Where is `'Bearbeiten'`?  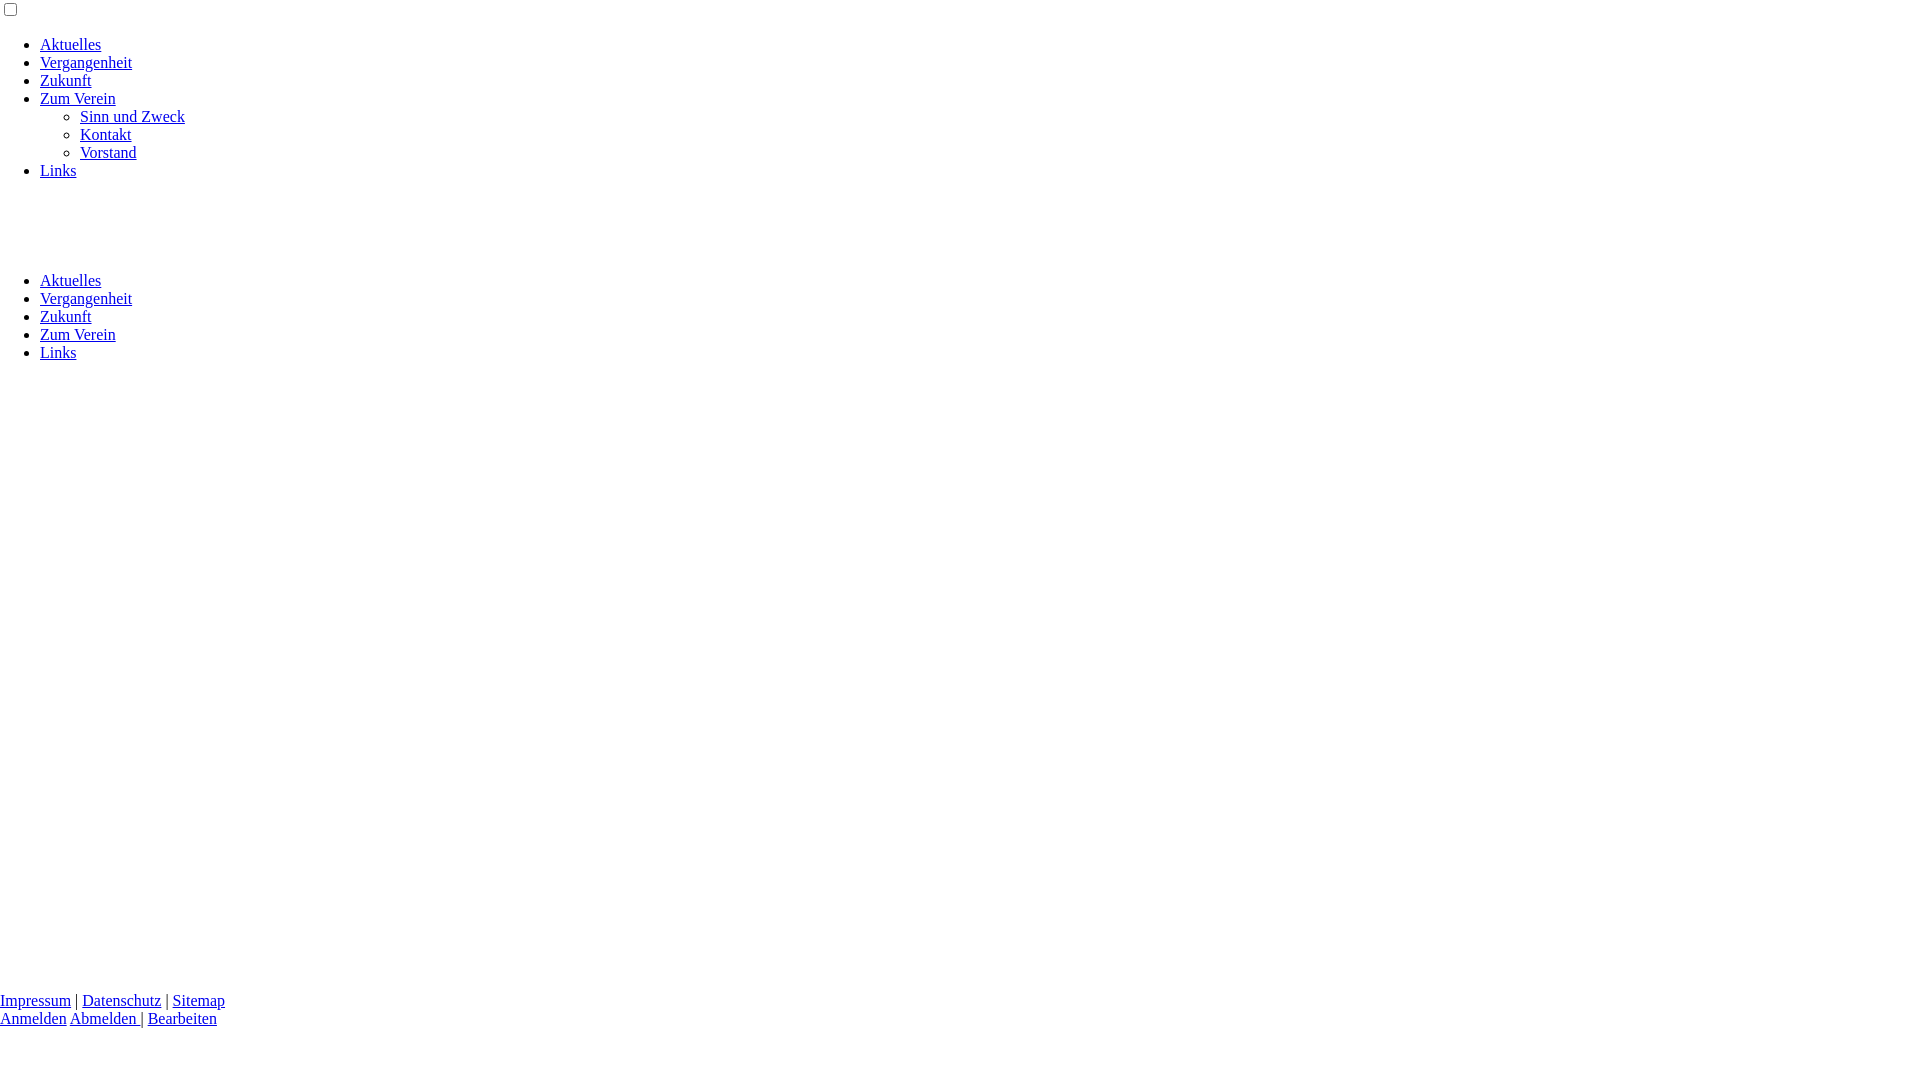 'Bearbeiten' is located at coordinates (182, 1018).